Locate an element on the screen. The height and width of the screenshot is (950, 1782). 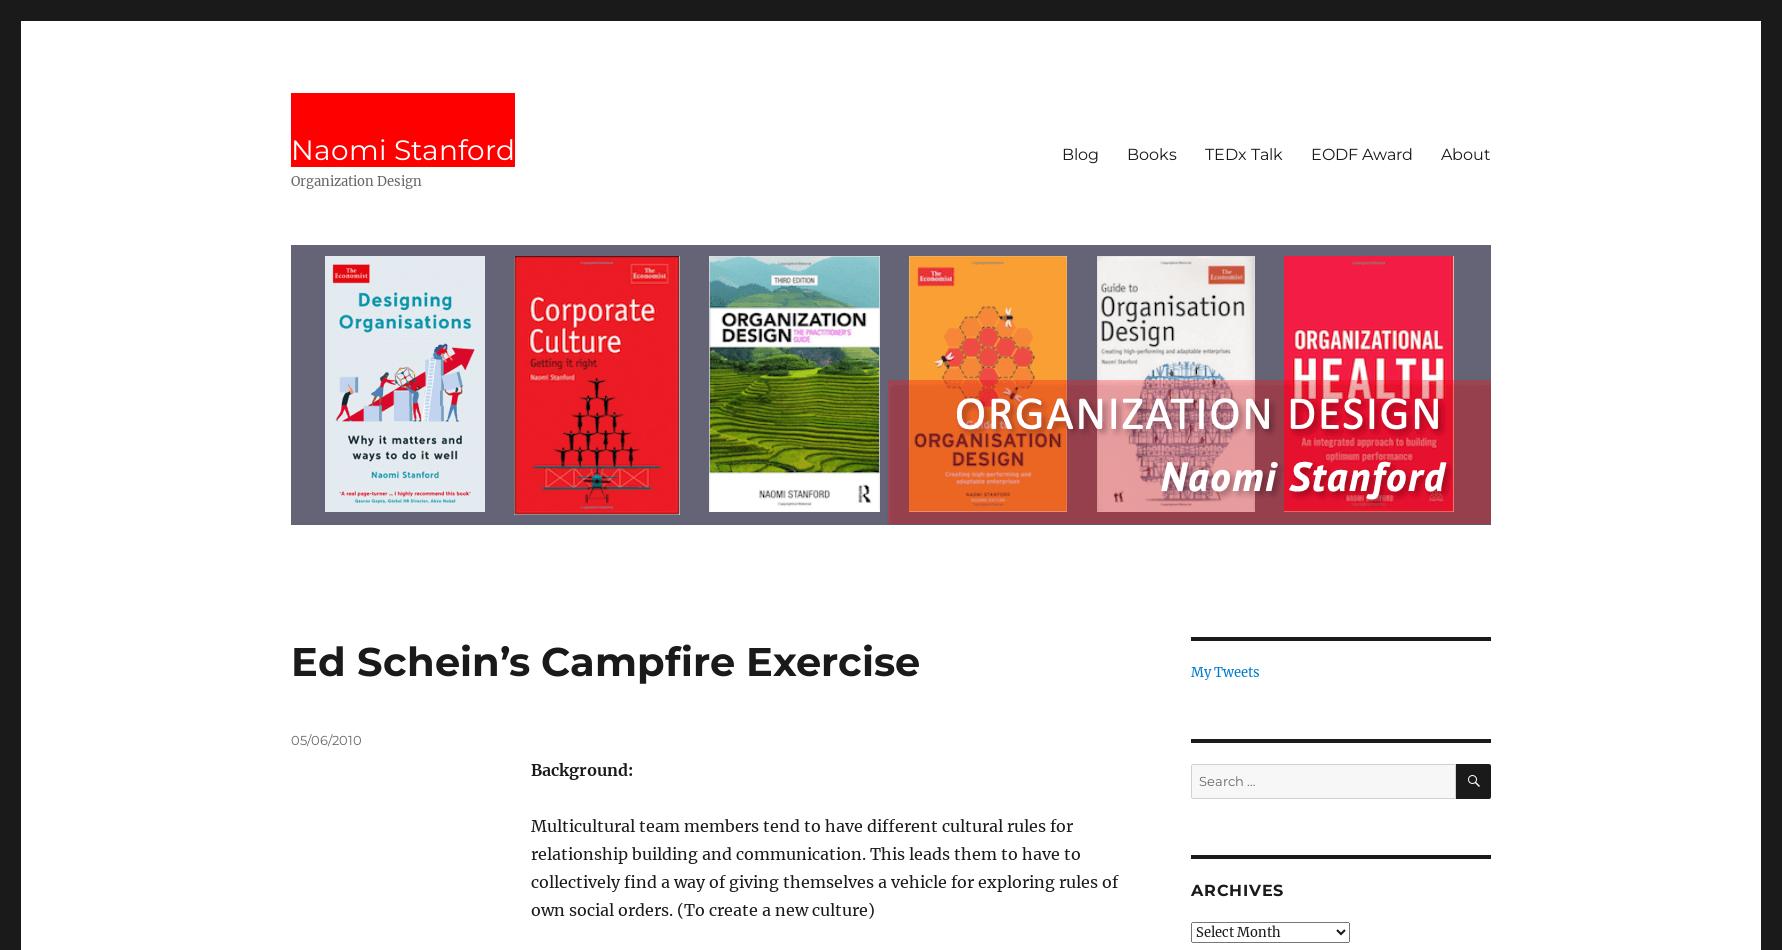
'EODF Award' is located at coordinates (1360, 153).